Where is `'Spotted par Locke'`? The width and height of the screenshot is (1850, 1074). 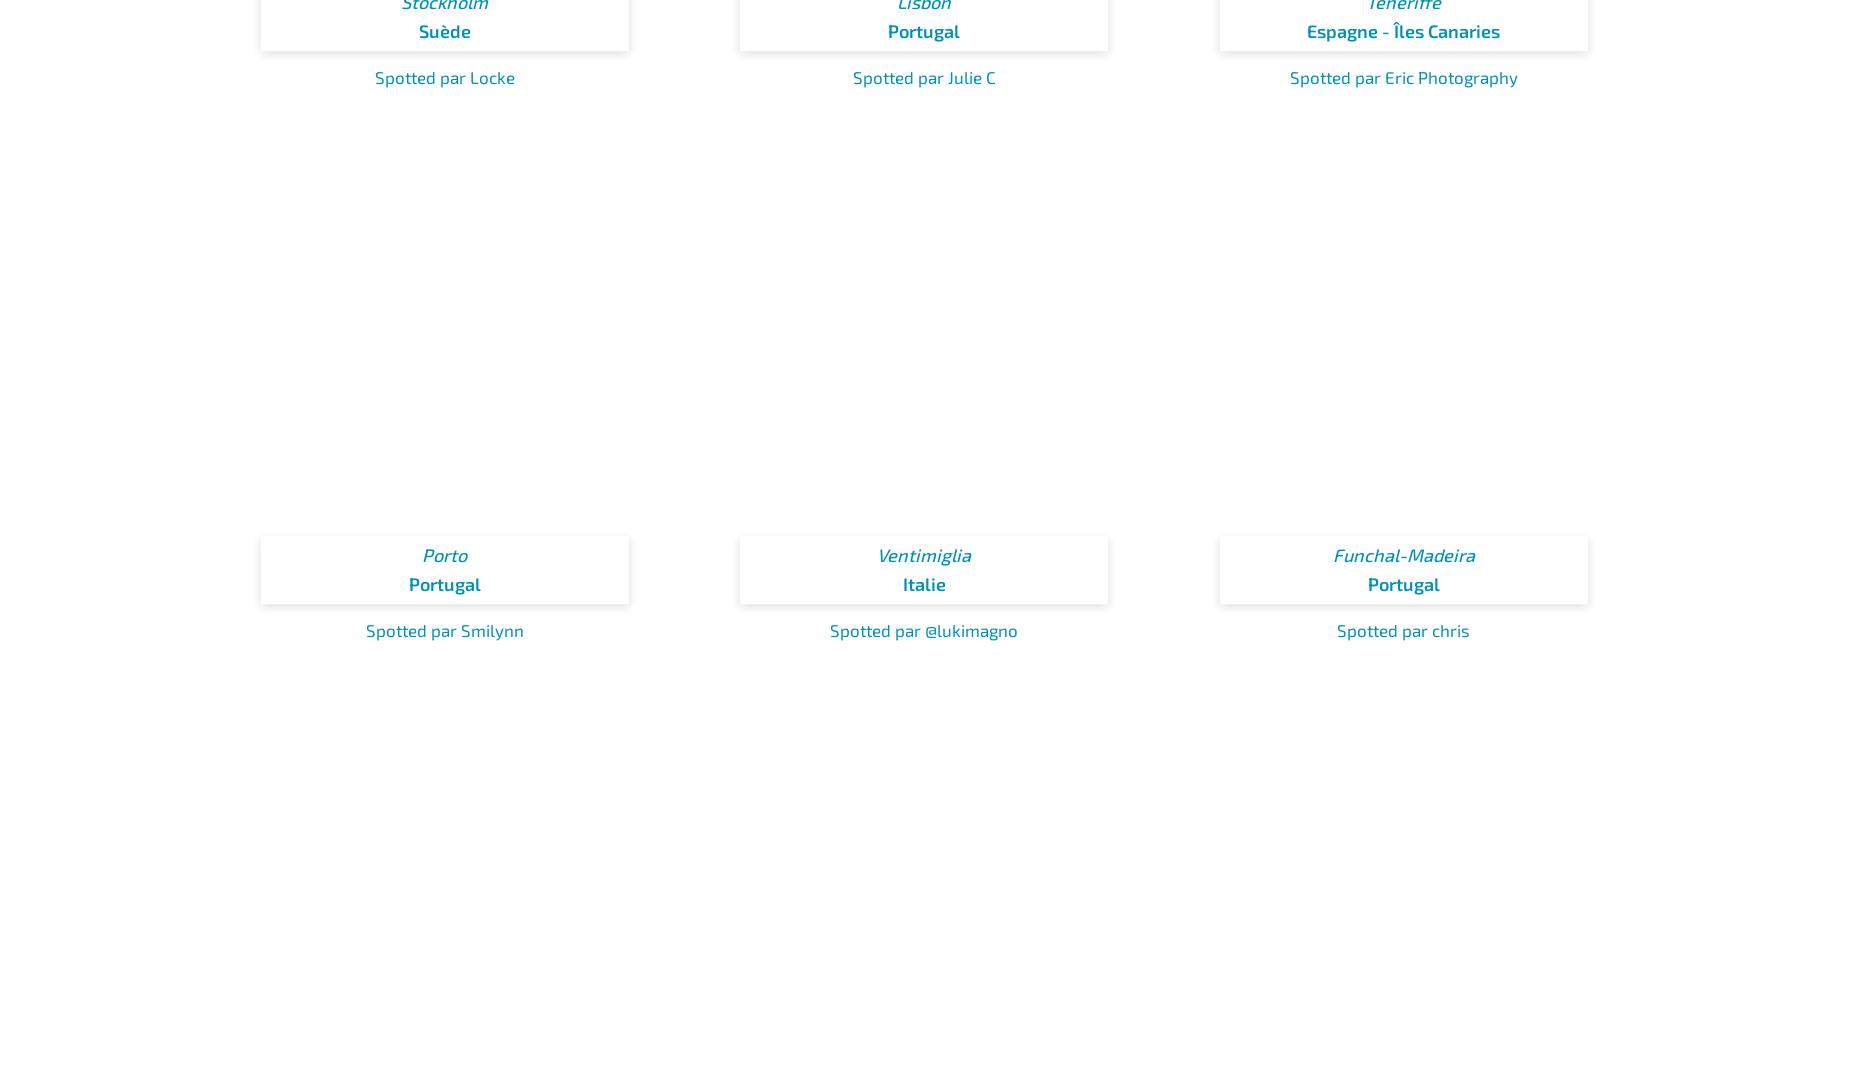 'Spotted par Locke' is located at coordinates (443, 77).